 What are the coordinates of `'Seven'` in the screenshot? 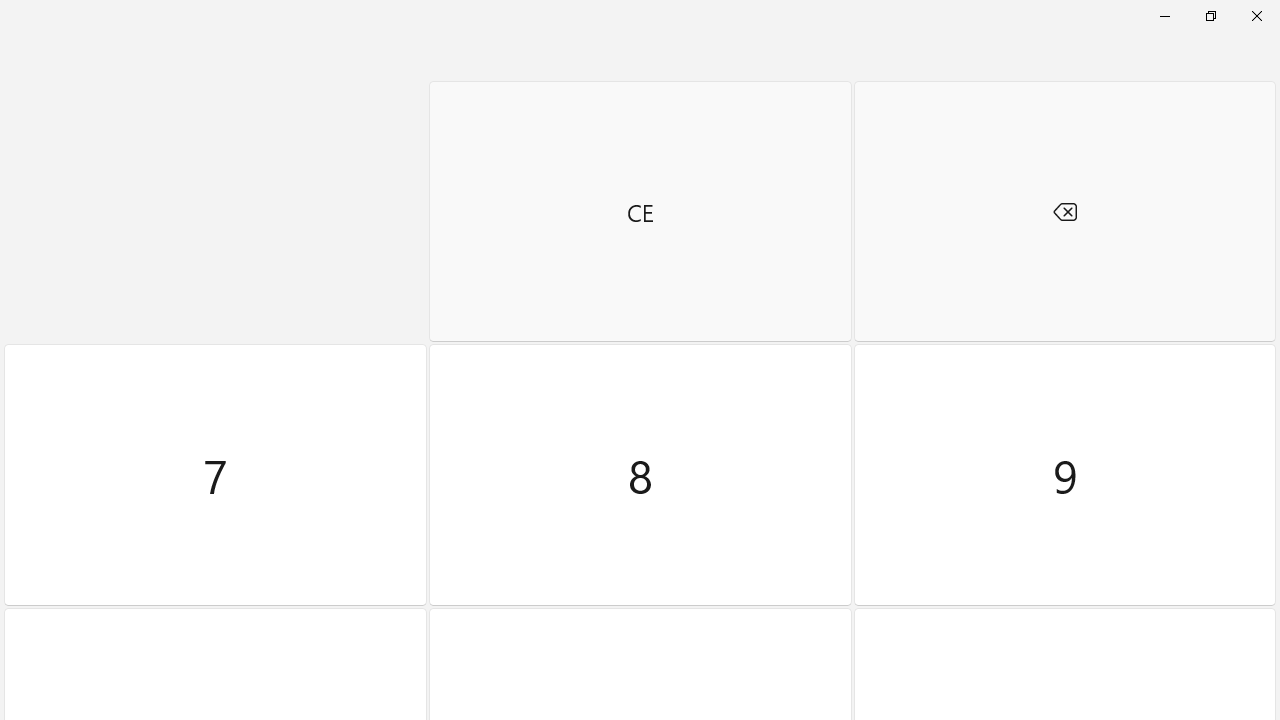 It's located at (215, 475).